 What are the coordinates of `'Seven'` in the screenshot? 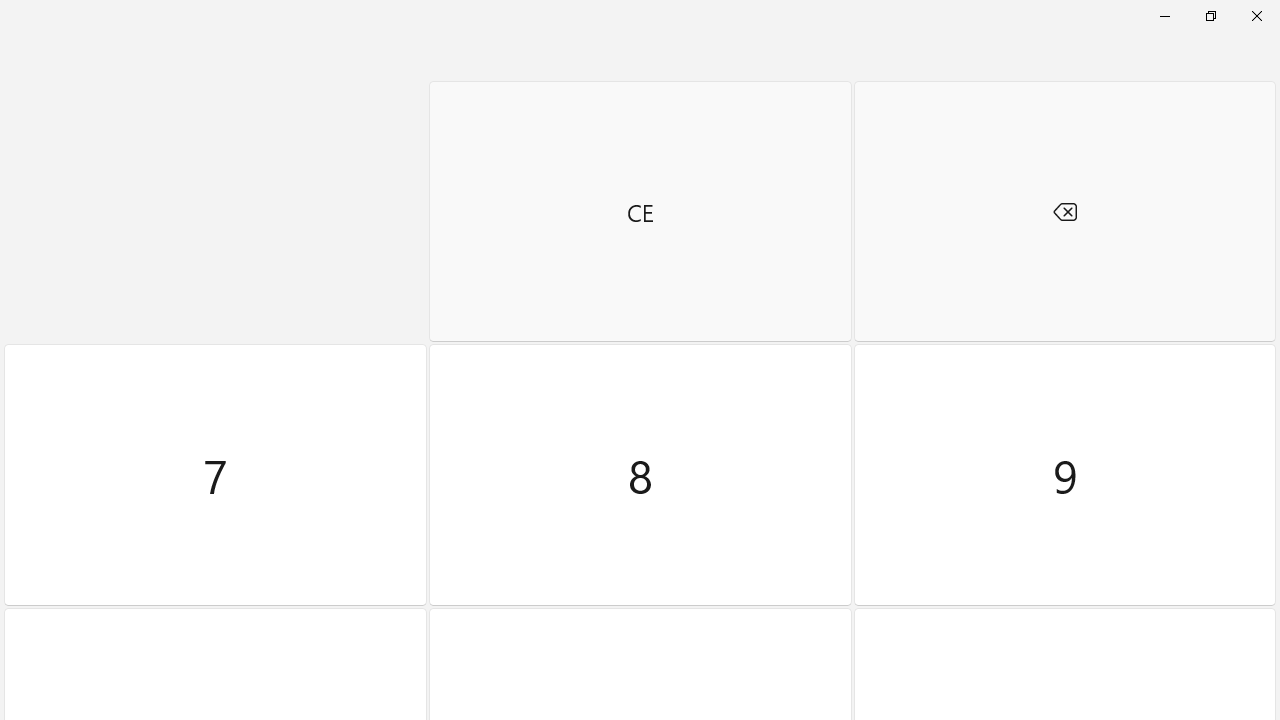 It's located at (215, 475).